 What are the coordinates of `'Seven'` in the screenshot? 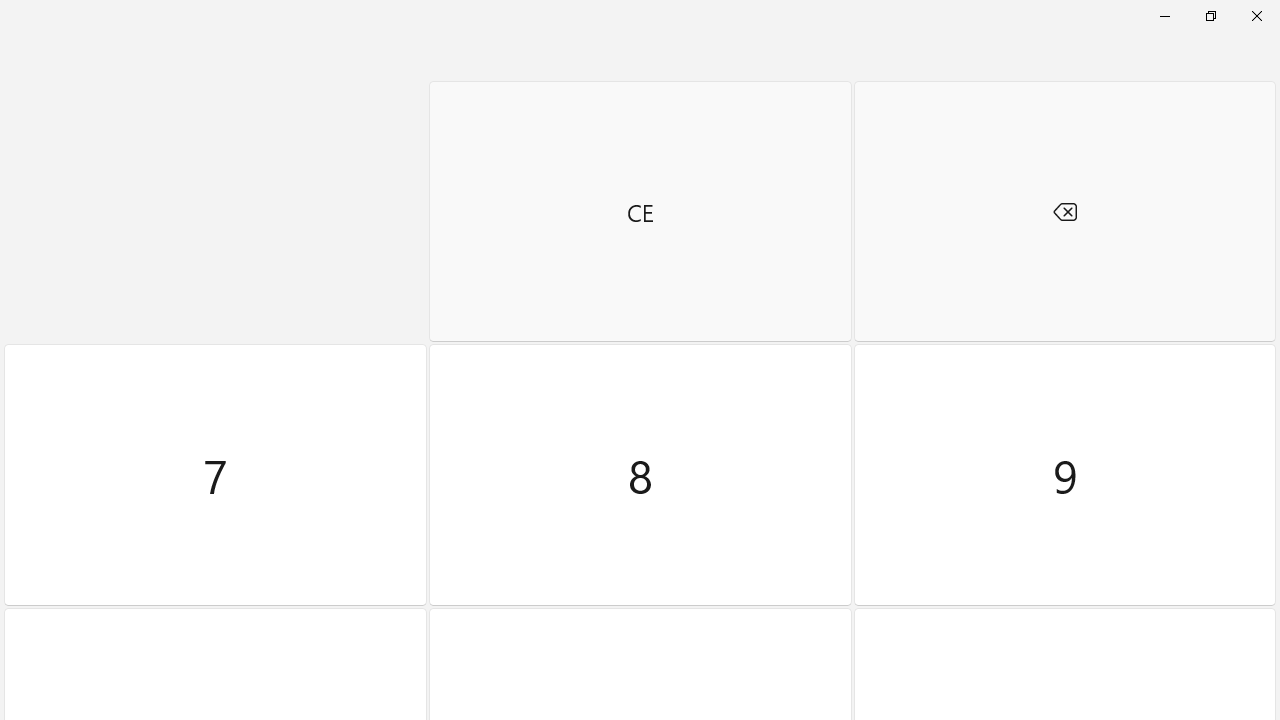 It's located at (215, 475).